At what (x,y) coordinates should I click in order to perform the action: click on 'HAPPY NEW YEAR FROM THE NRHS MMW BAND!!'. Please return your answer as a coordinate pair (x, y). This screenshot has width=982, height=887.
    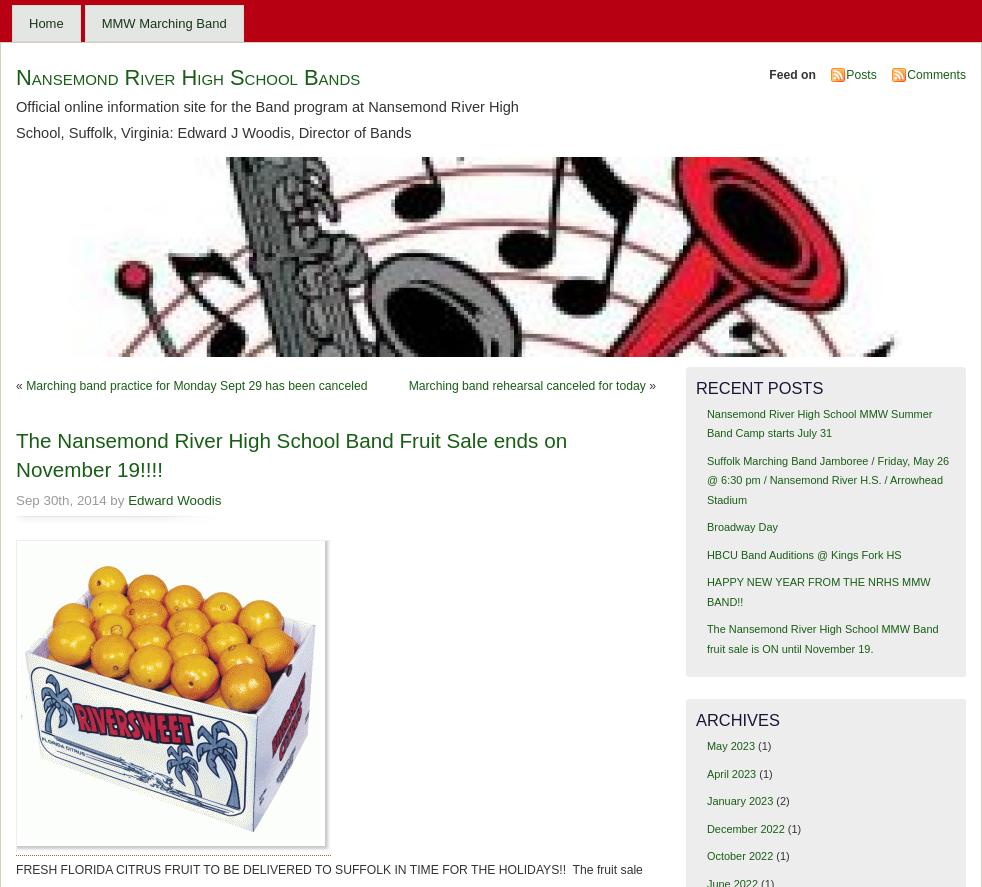
    Looking at the image, I should click on (818, 590).